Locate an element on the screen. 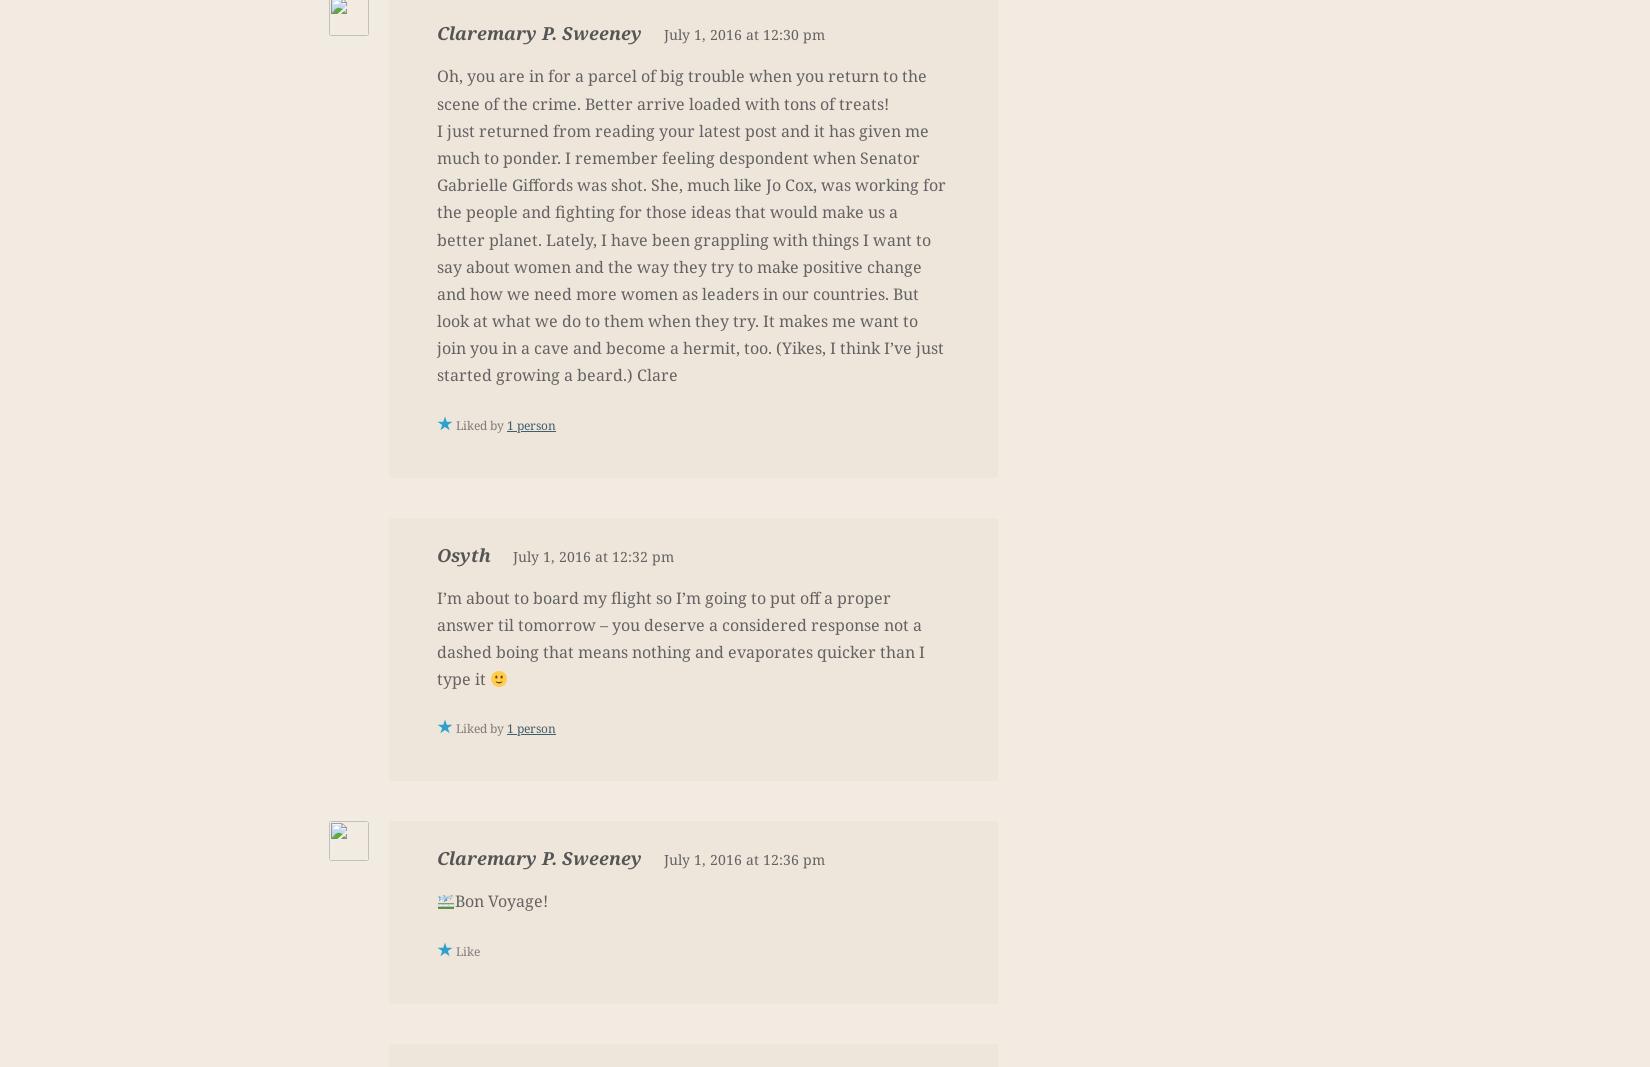 The height and width of the screenshot is (1067, 1650). 'July 1, 2016 at 12:32 pm' is located at coordinates (592, 555).